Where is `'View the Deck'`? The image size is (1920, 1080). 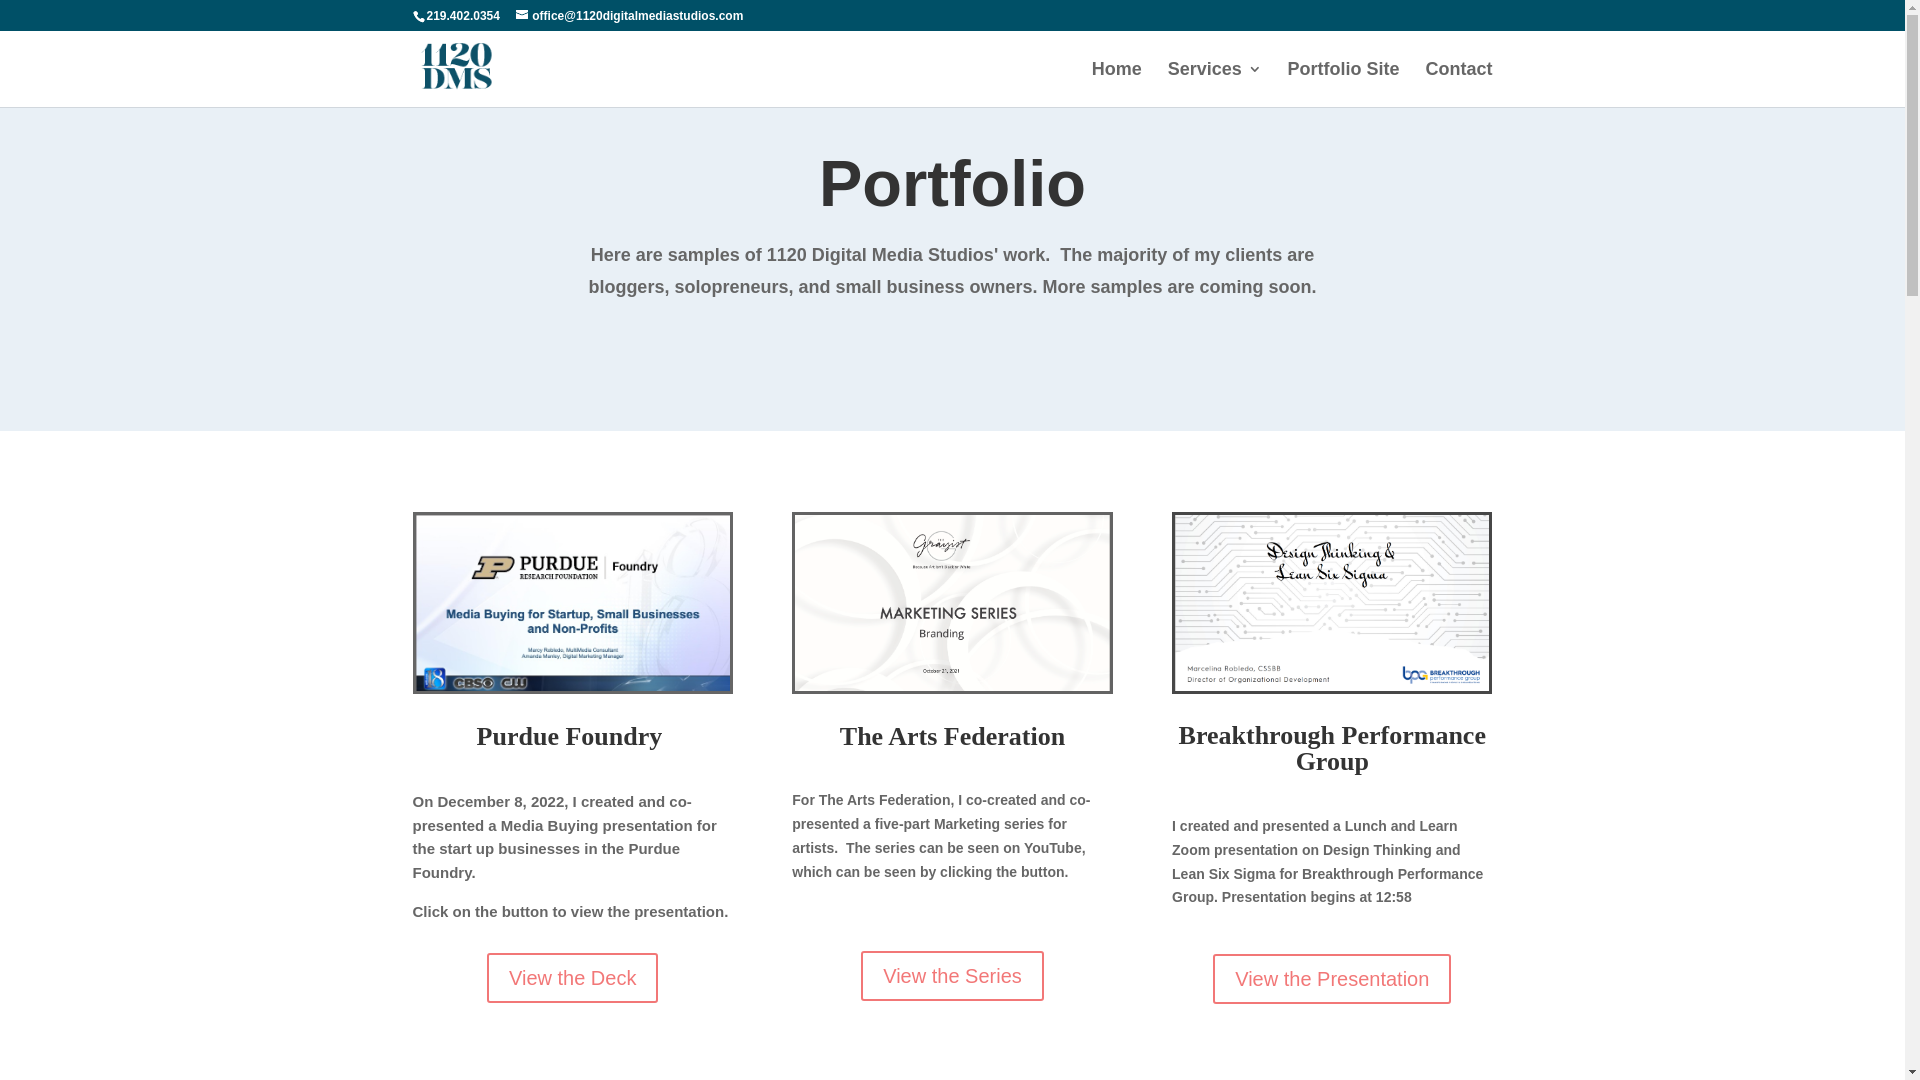
'View the Deck' is located at coordinates (571, 977).